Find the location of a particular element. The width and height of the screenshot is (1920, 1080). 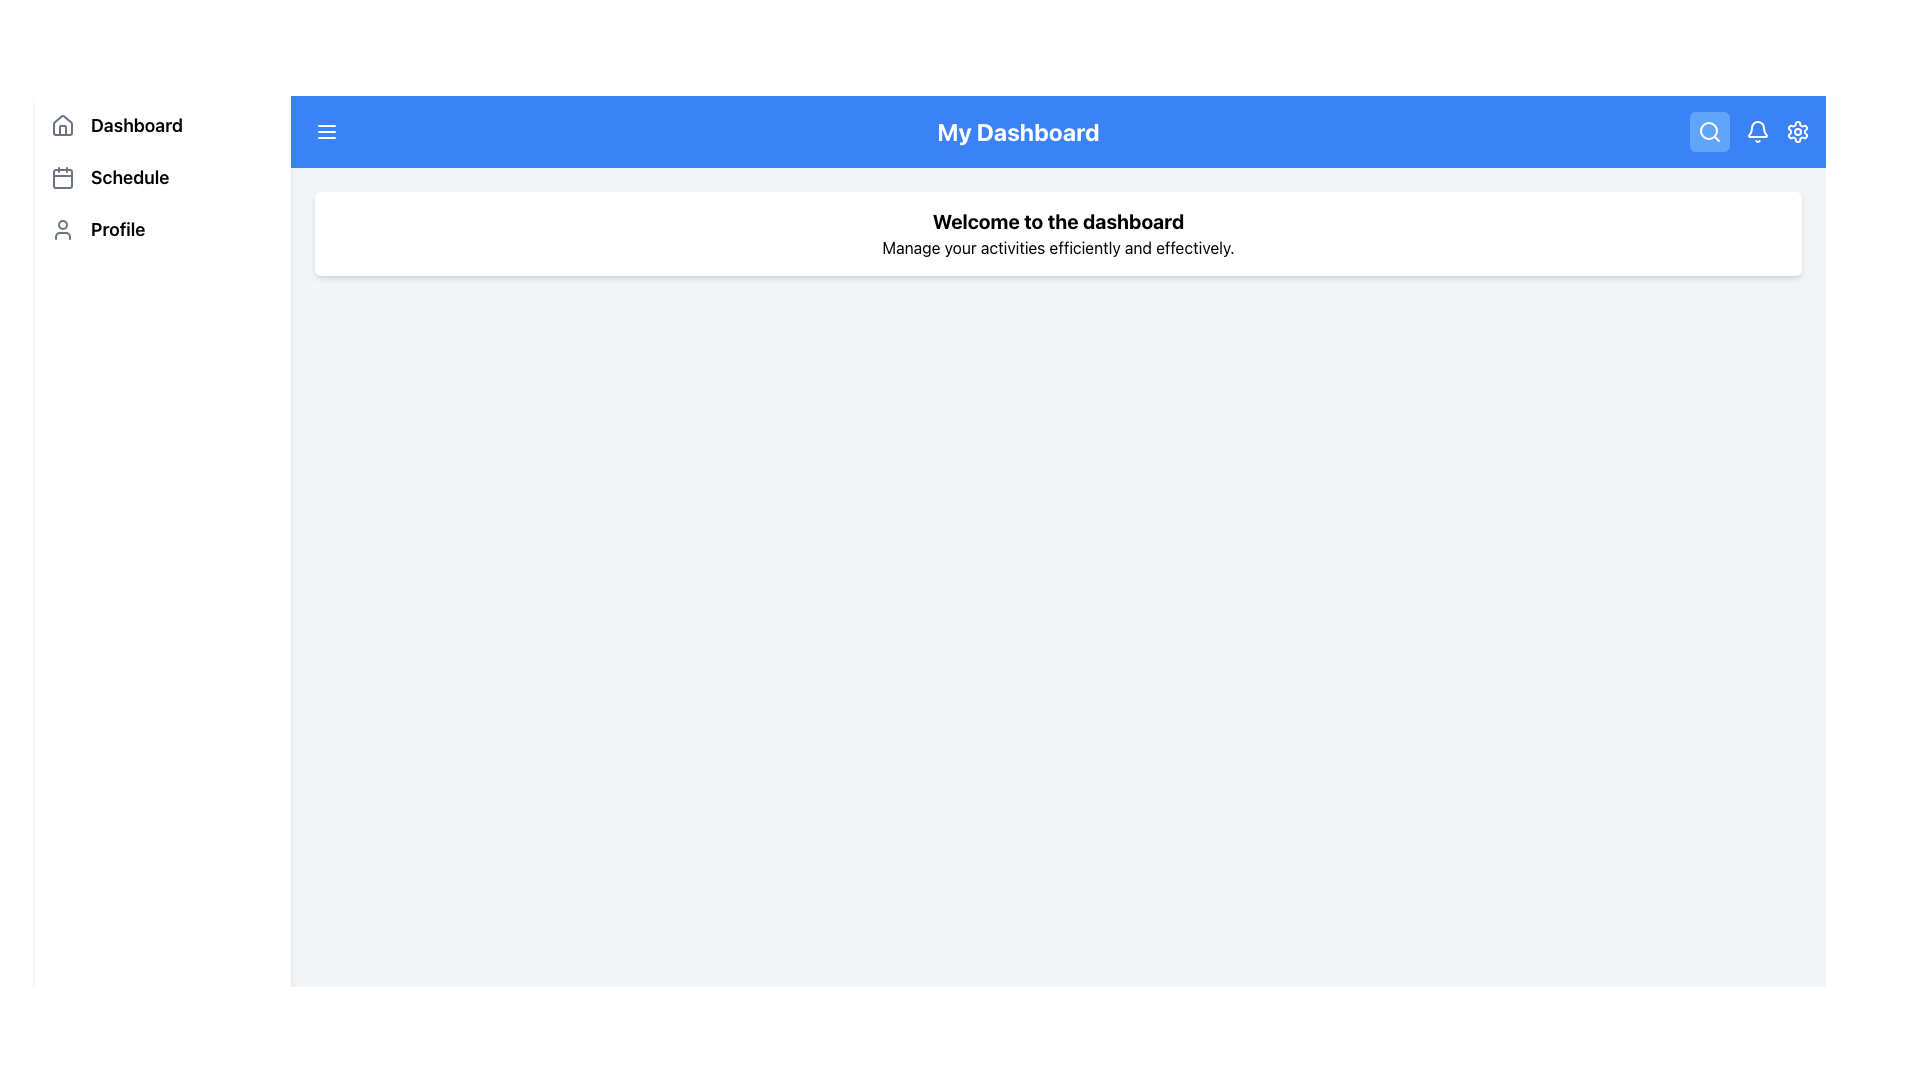

the menu button located in the top-left corner of the header bar, next to 'My Dashboard' is located at coordinates (326, 131).